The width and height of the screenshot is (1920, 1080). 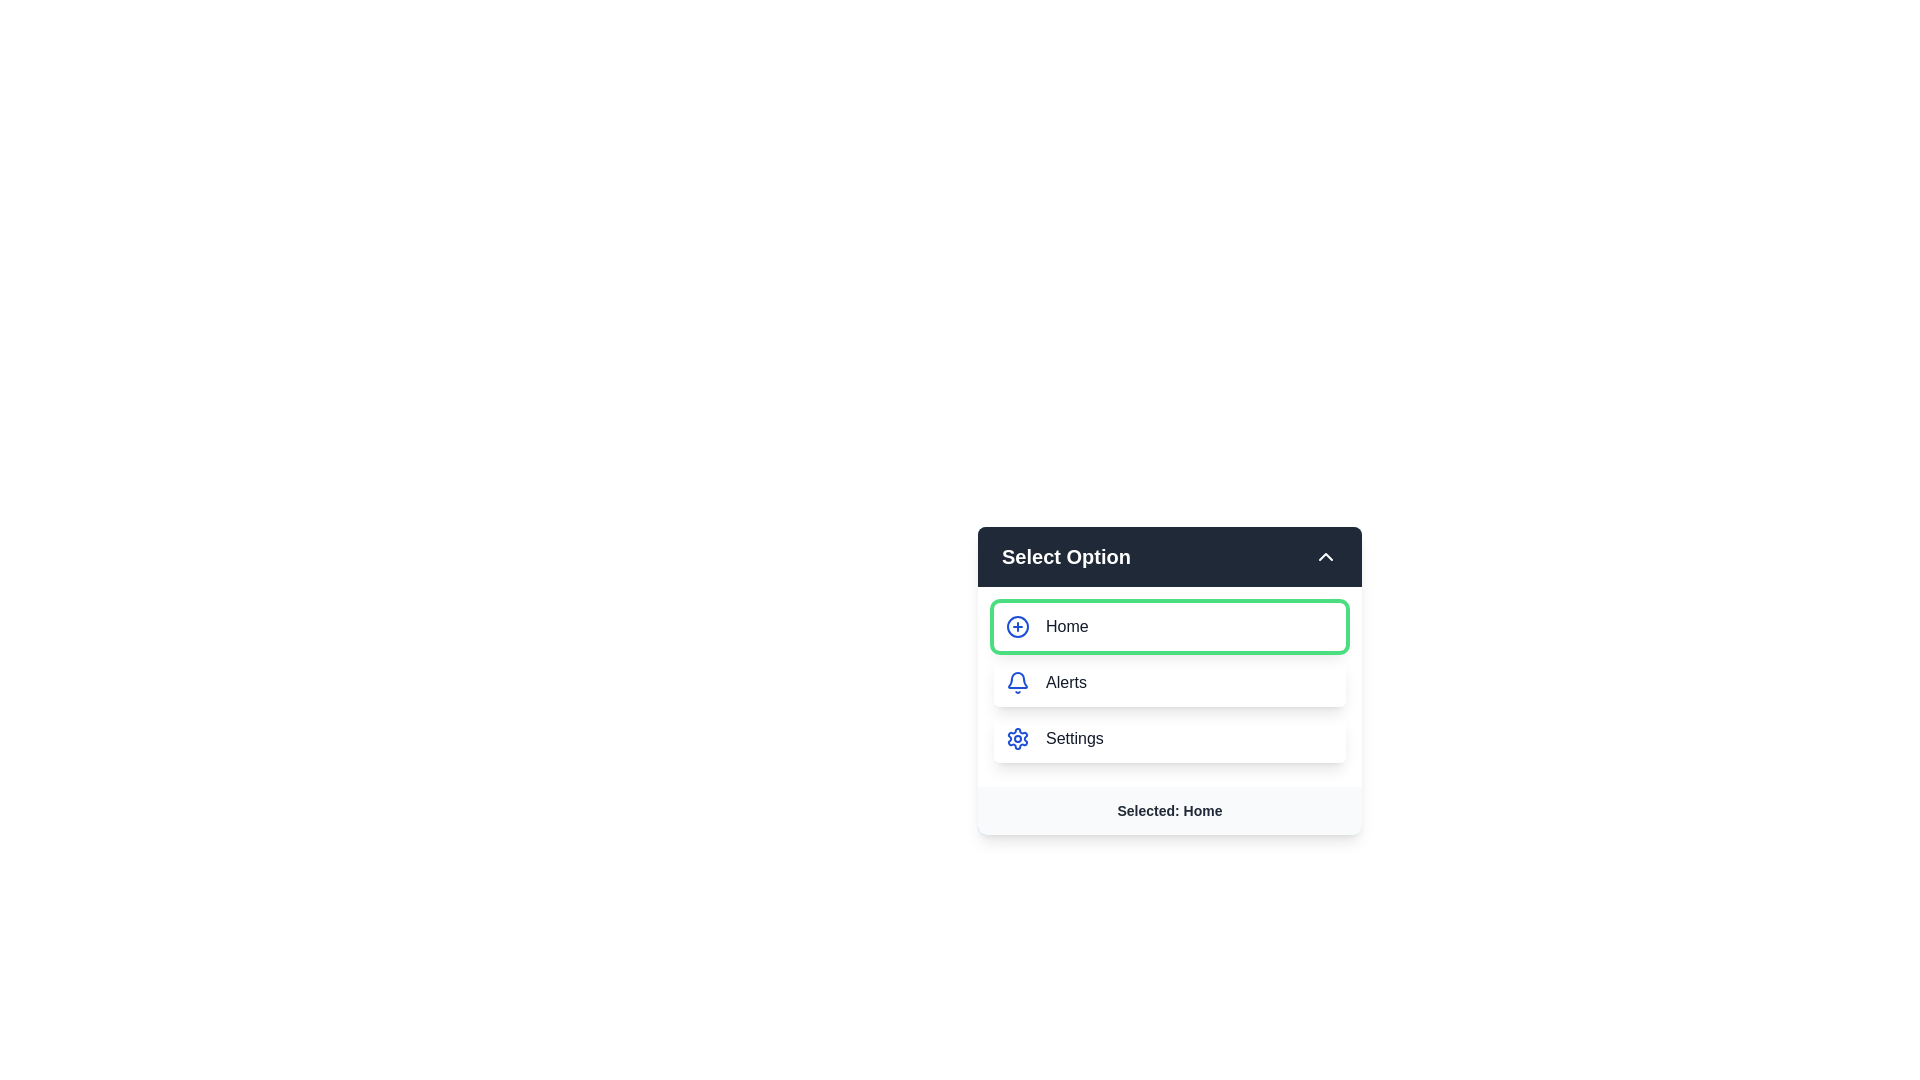 I want to click on 'Settings' label located in the third item of the vertical list within the dropdown menu, positioned below the 'Alerts' option, so click(x=1073, y=739).